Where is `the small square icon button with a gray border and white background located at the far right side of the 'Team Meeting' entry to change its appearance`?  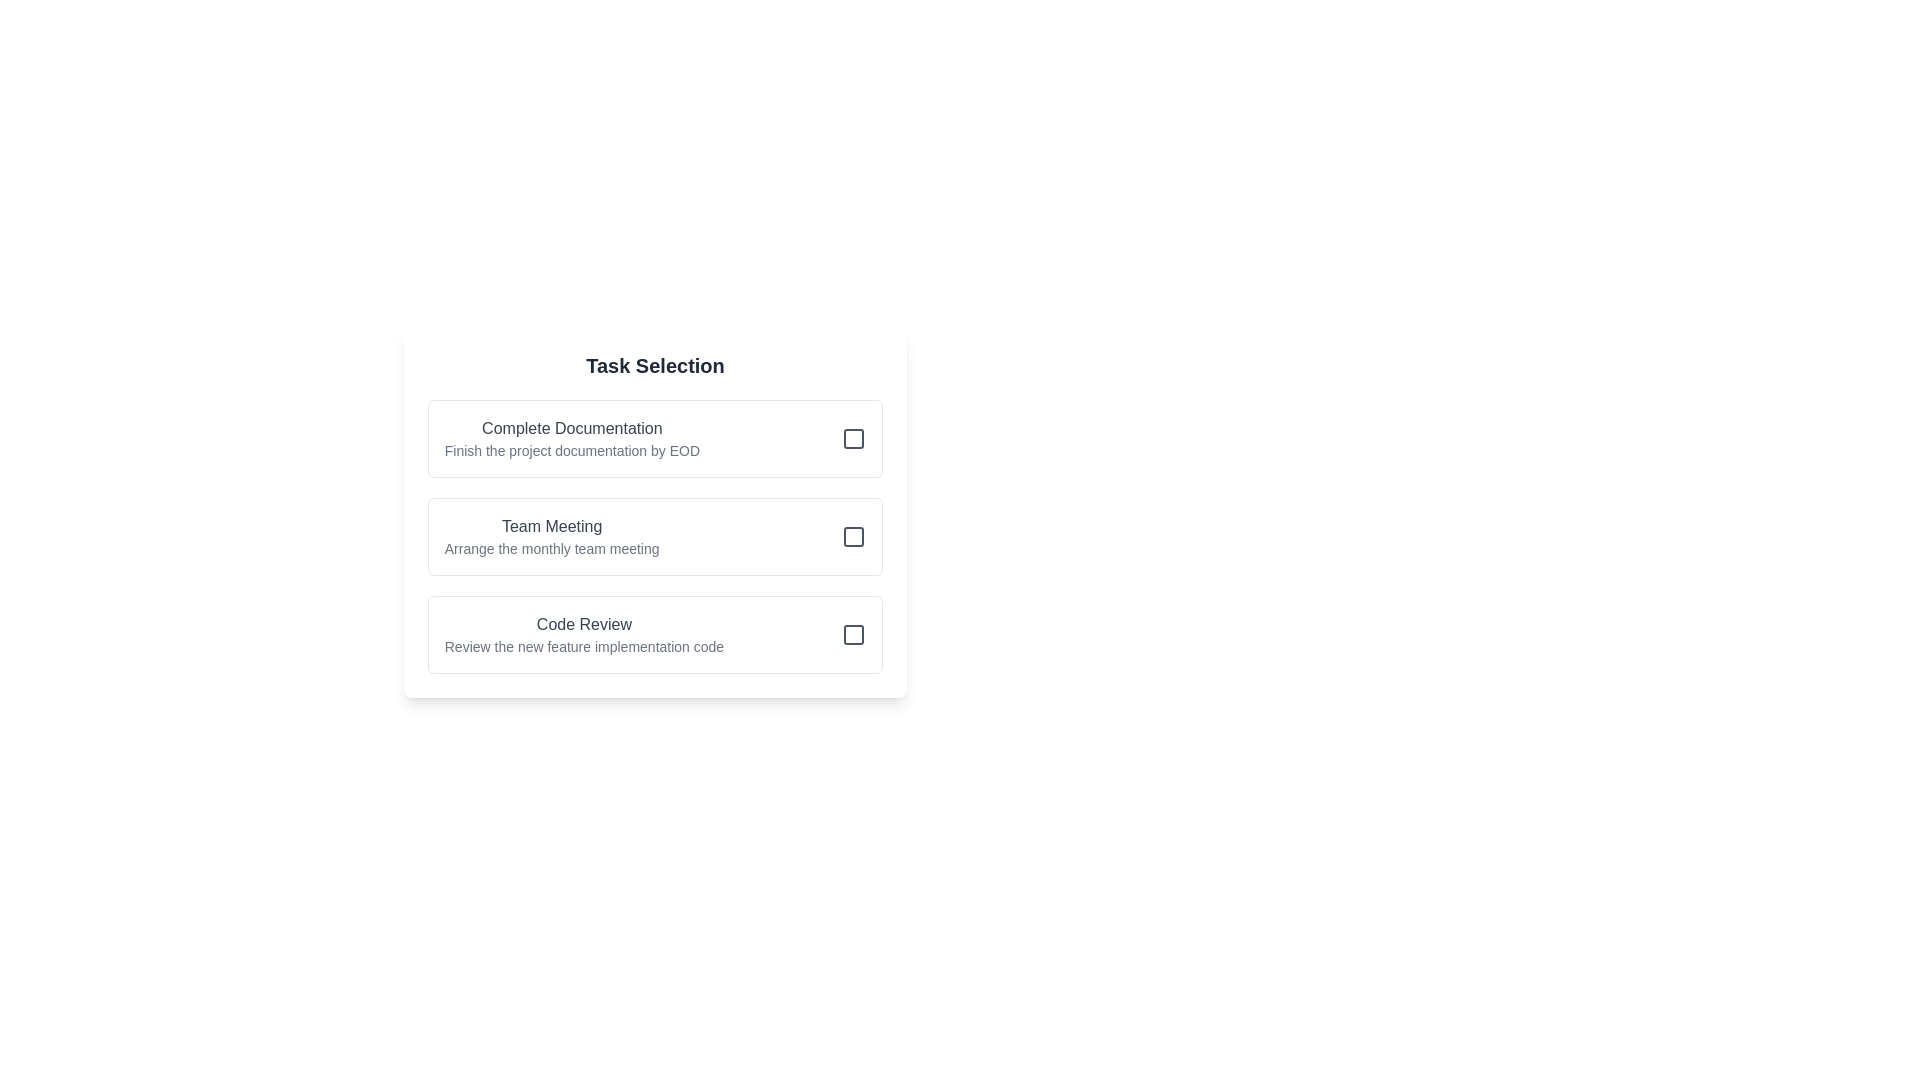 the small square icon button with a gray border and white background located at the far right side of the 'Team Meeting' entry to change its appearance is located at coordinates (854, 535).